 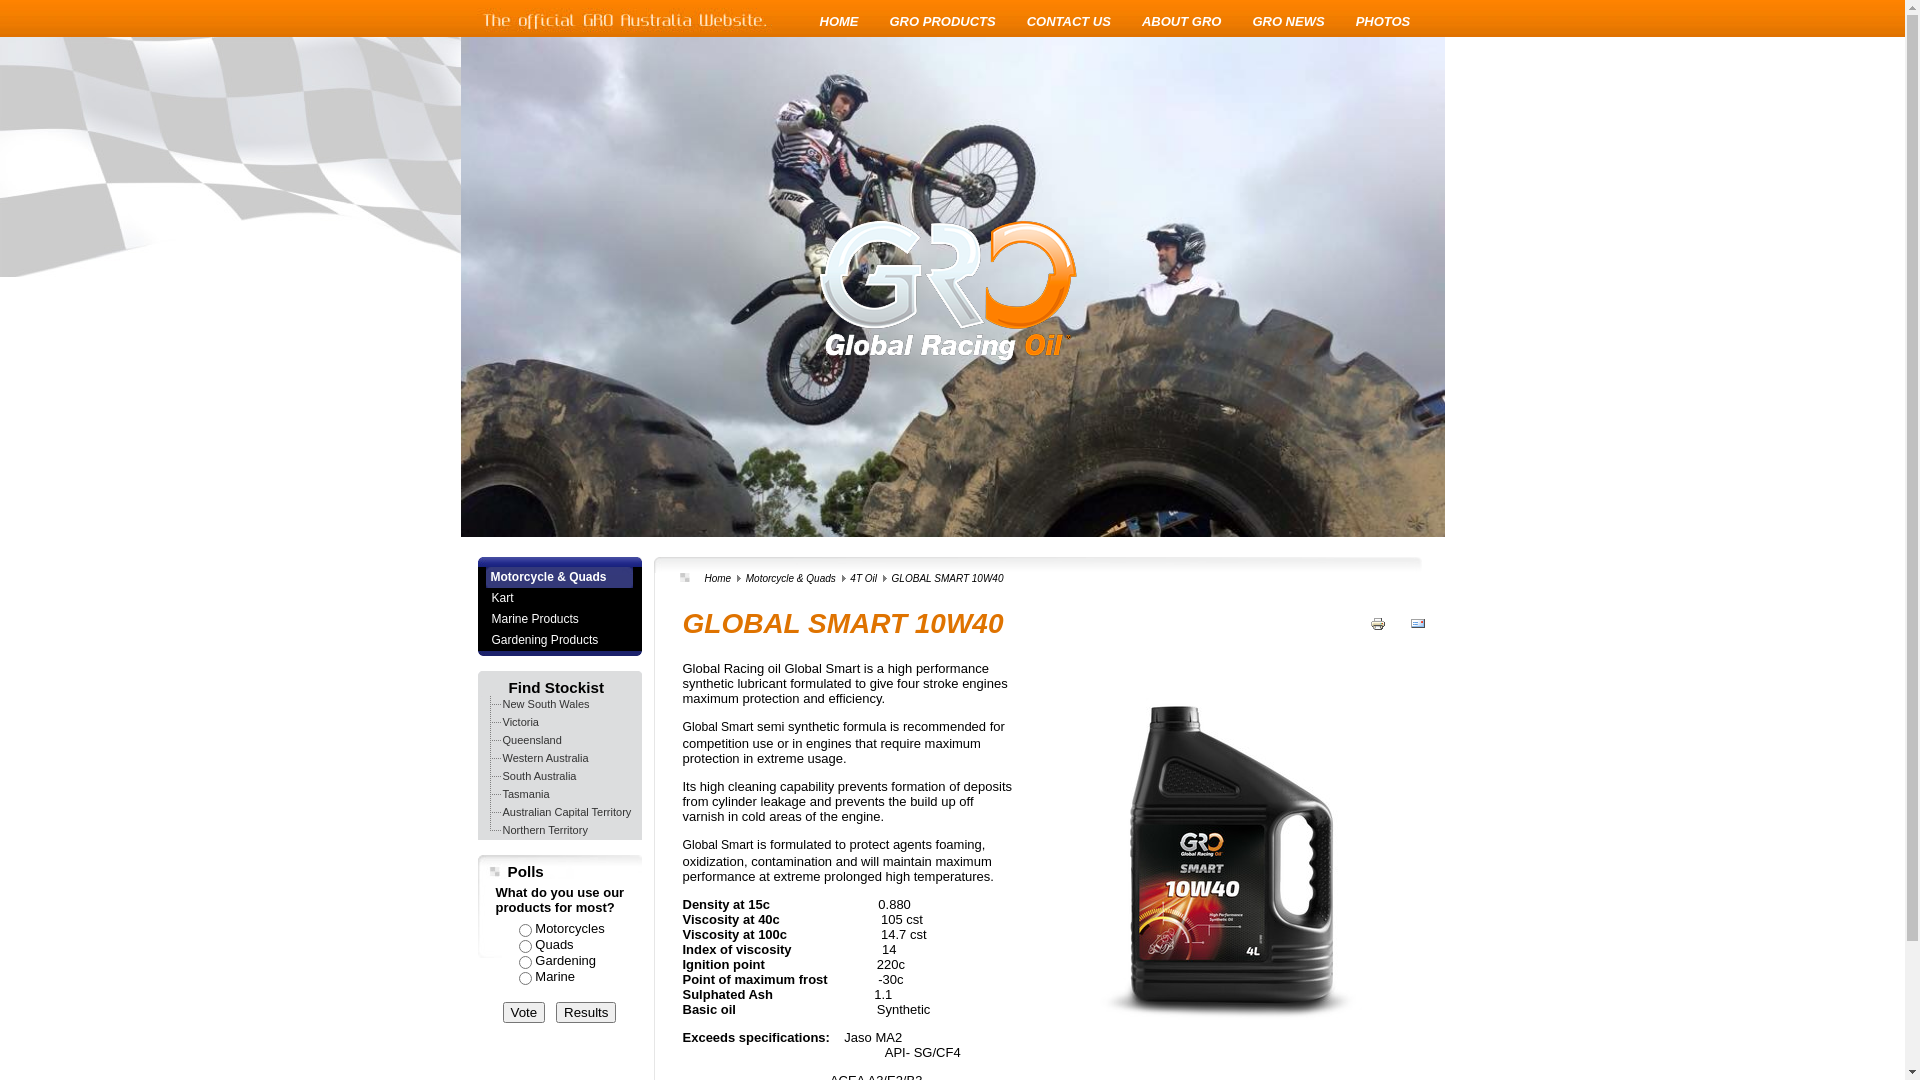 I want to click on 'Vote', so click(x=523, y=1012).